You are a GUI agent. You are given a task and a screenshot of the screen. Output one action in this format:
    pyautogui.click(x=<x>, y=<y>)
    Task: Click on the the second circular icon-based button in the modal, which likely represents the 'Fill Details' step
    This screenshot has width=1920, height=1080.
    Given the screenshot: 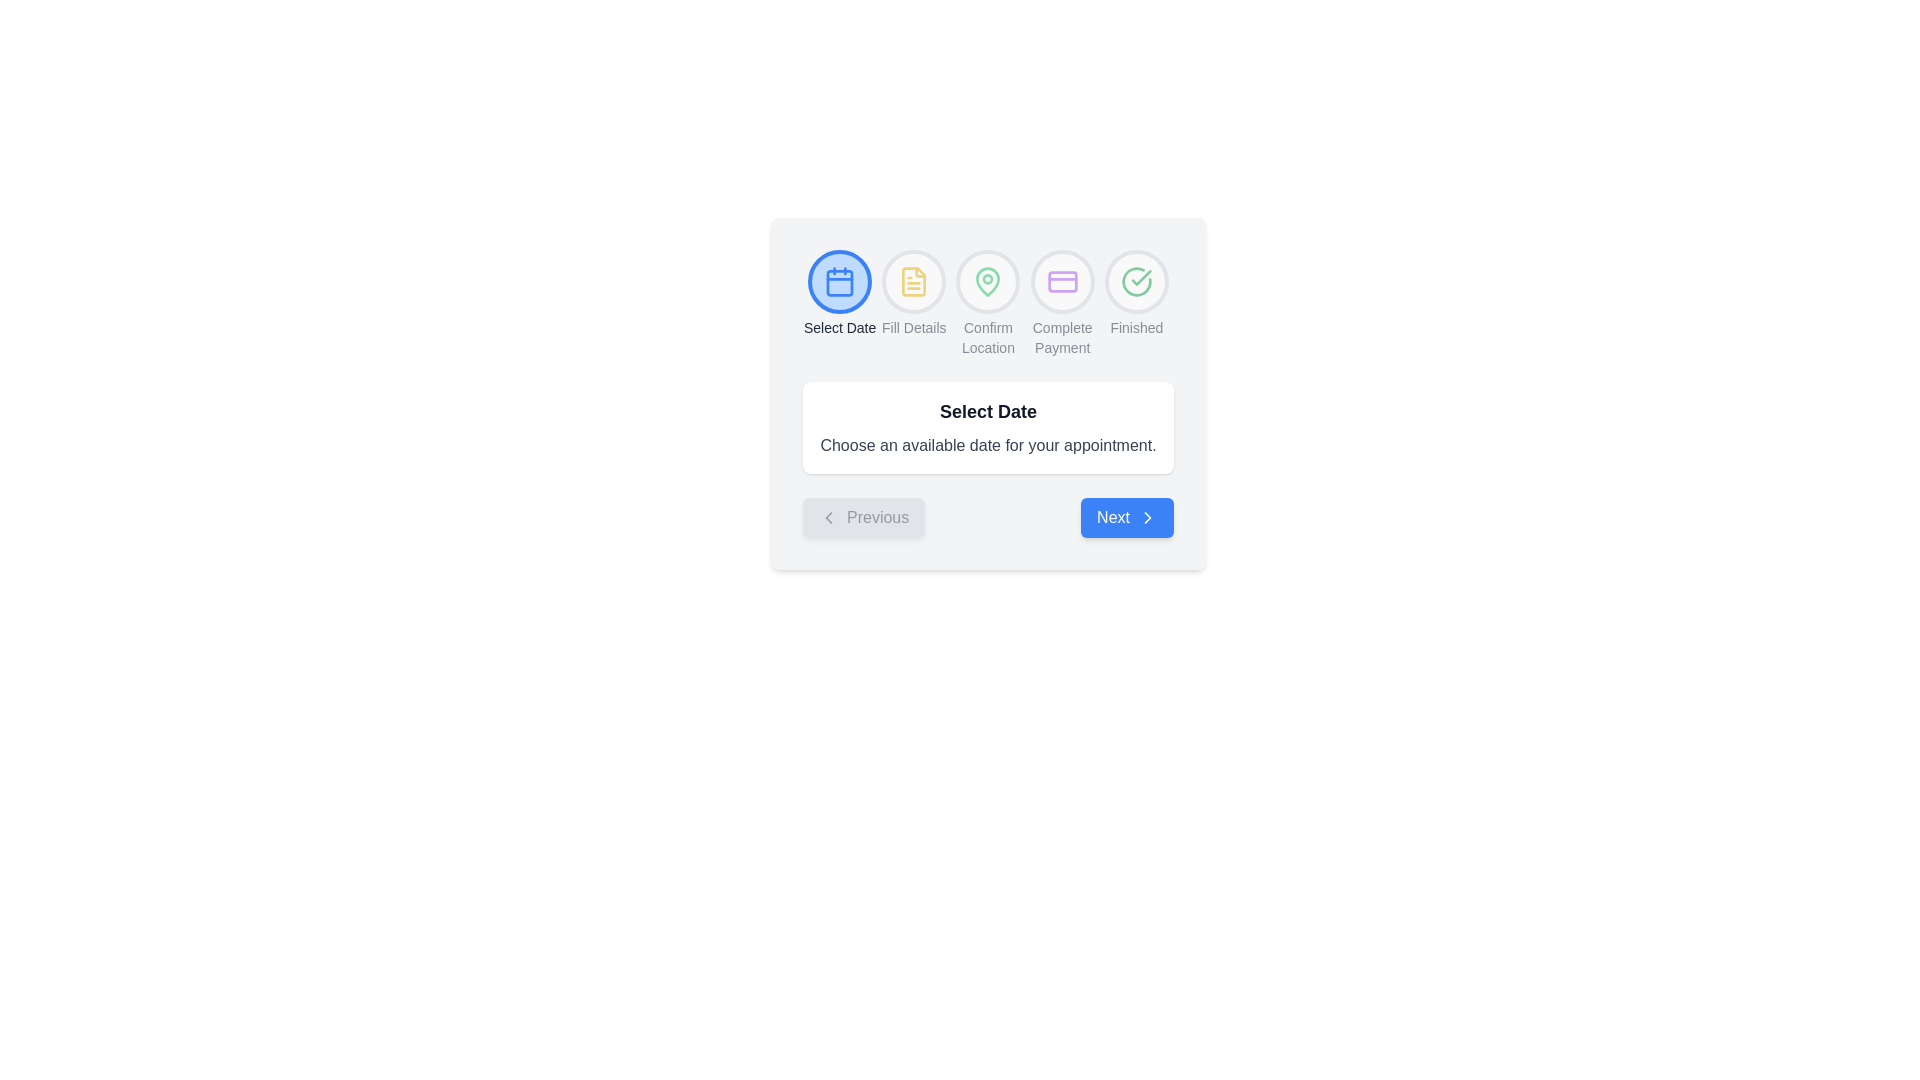 What is the action you would take?
    pyautogui.click(x=913, y=281)
    